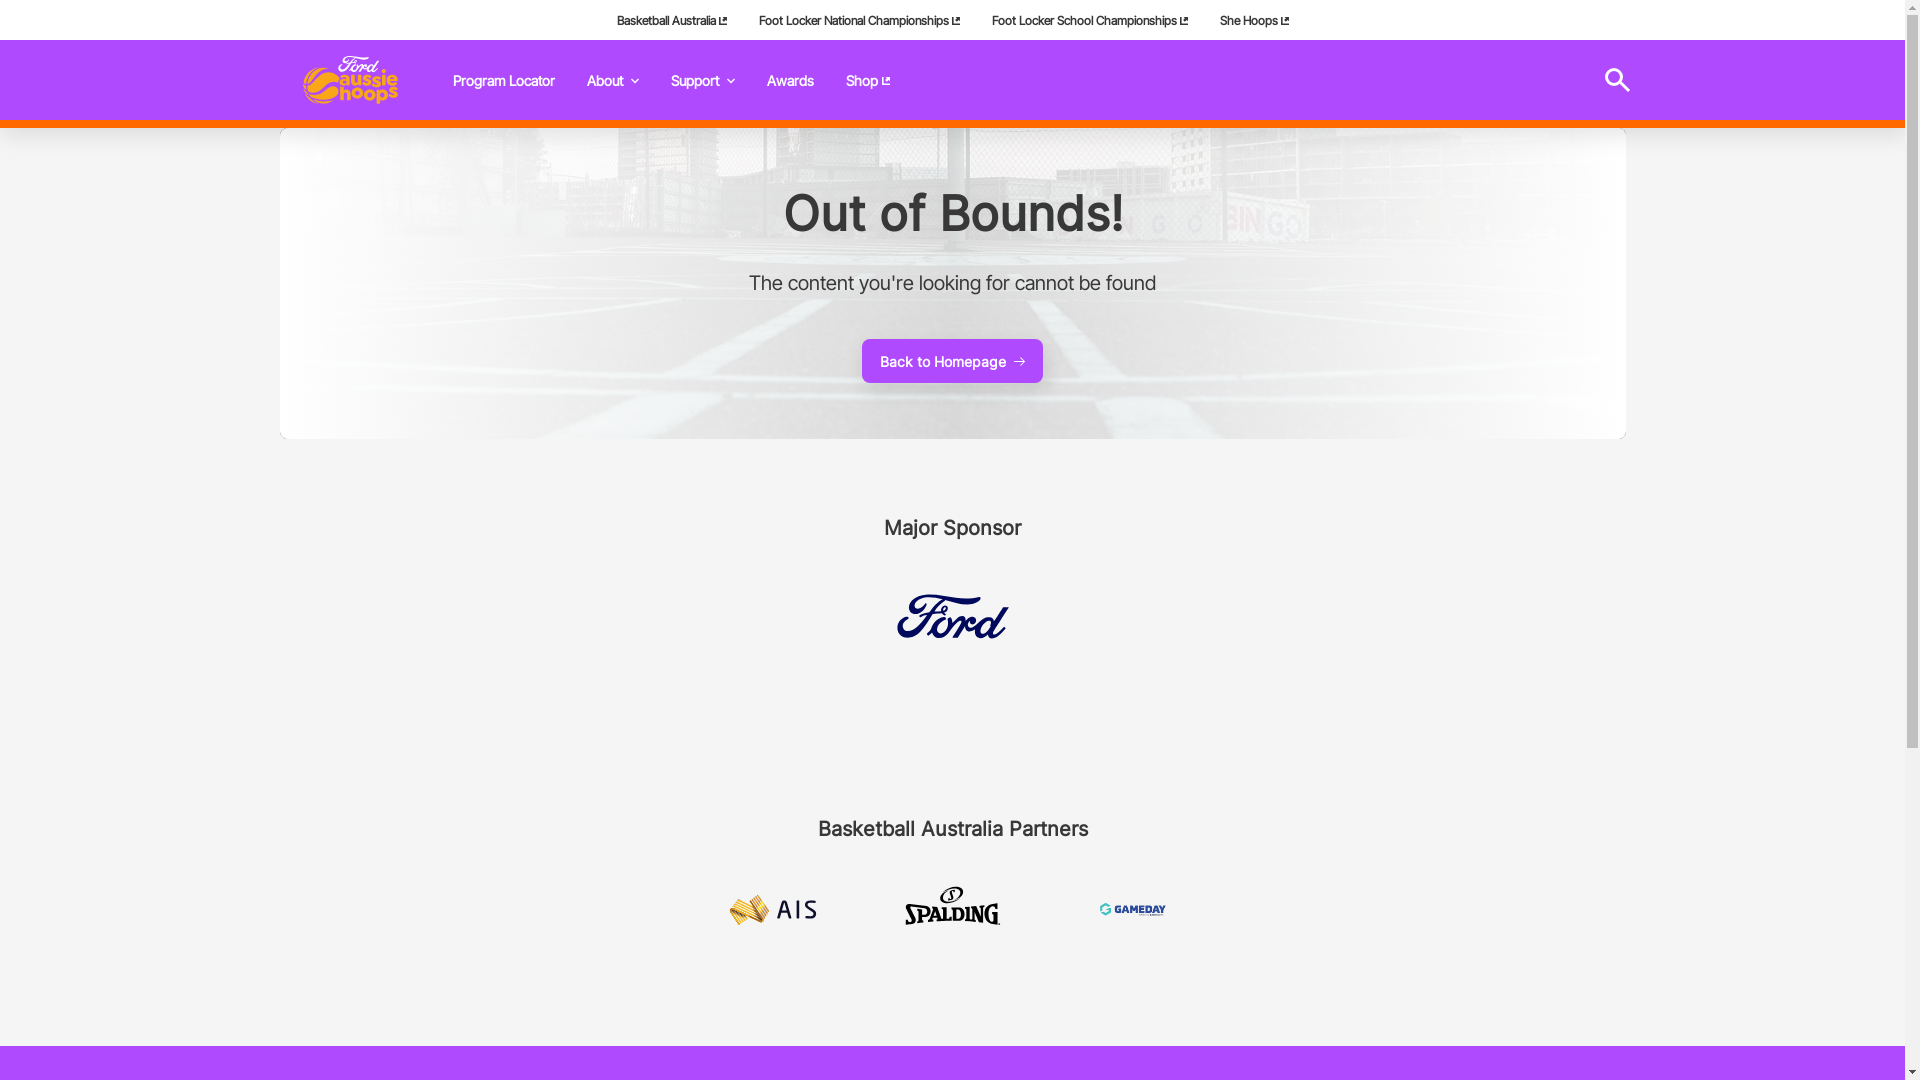 This screenshot has width=1920, height=1080. I want to click on 'AIS', so click(771, 909).